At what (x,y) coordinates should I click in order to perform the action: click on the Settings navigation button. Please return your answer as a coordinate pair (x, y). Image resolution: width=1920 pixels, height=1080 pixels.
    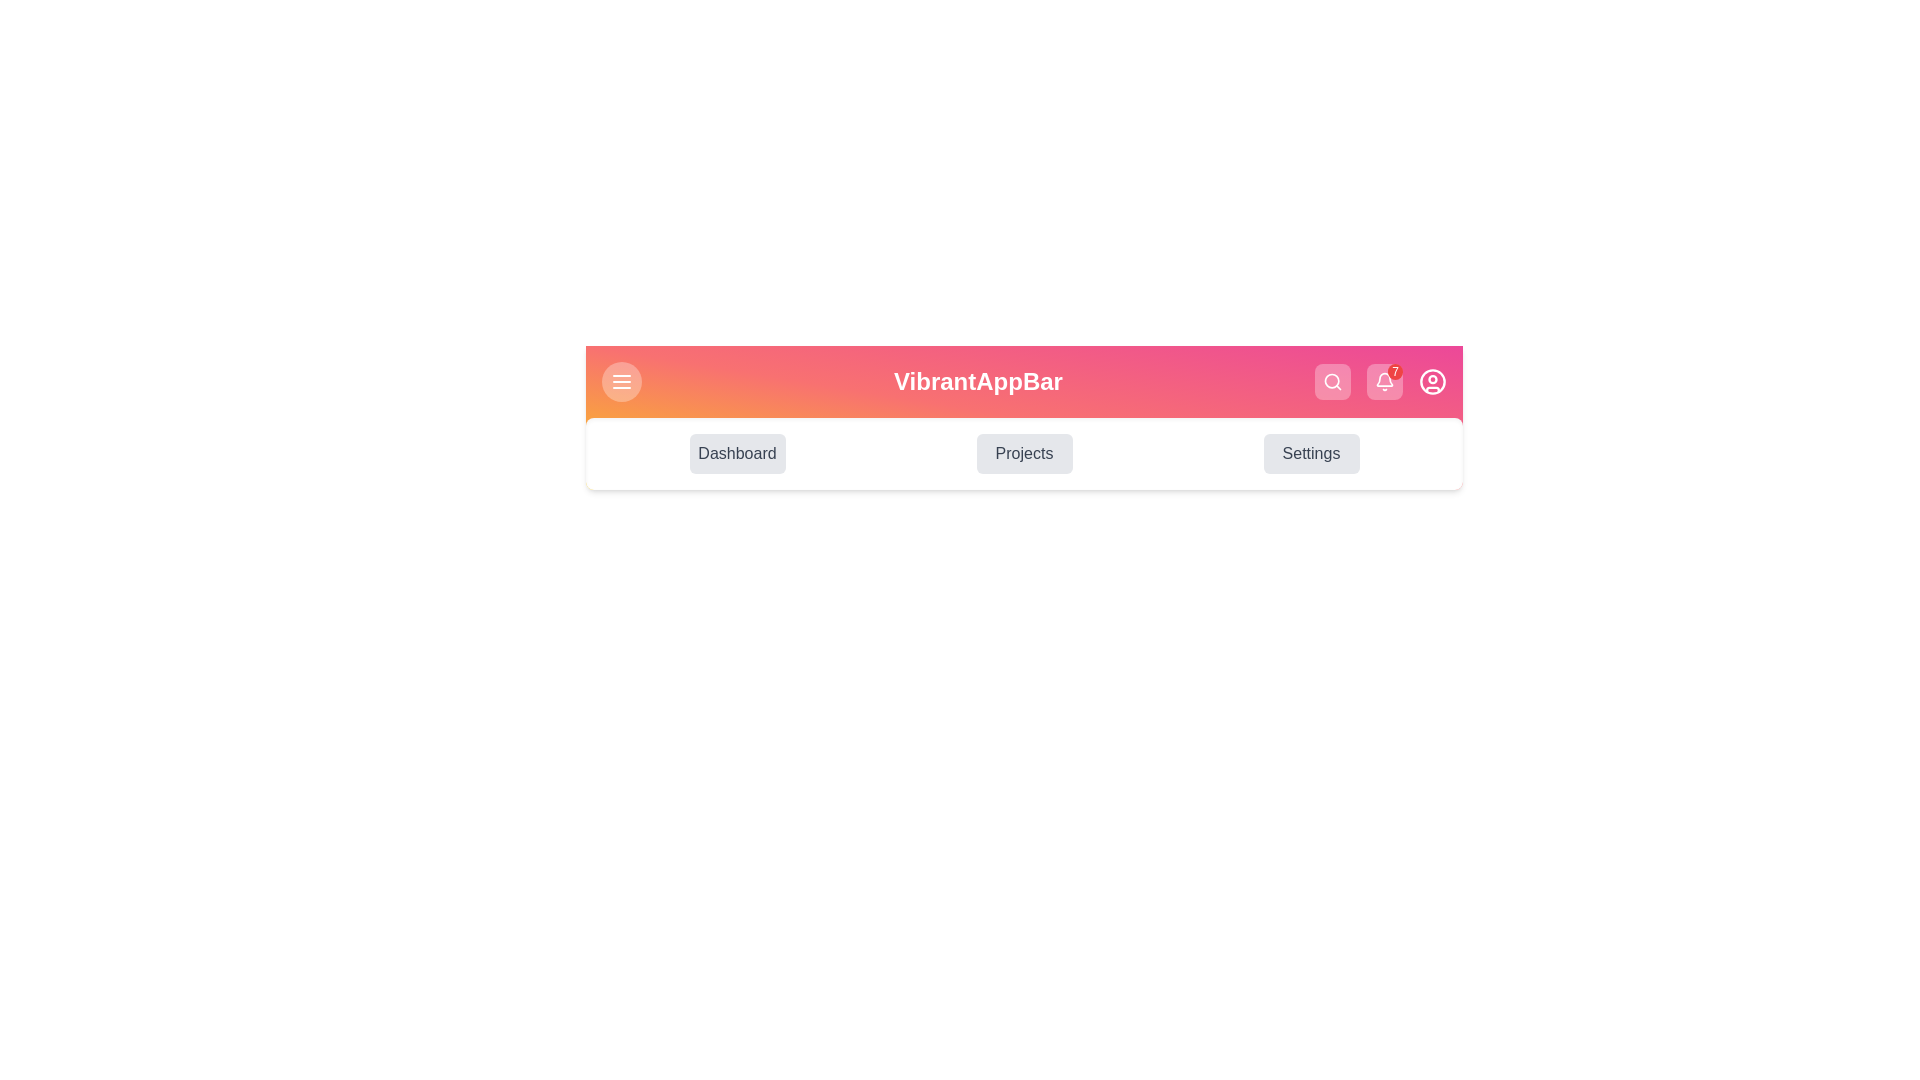
    Looking at the image, I should click on (1311, 454).